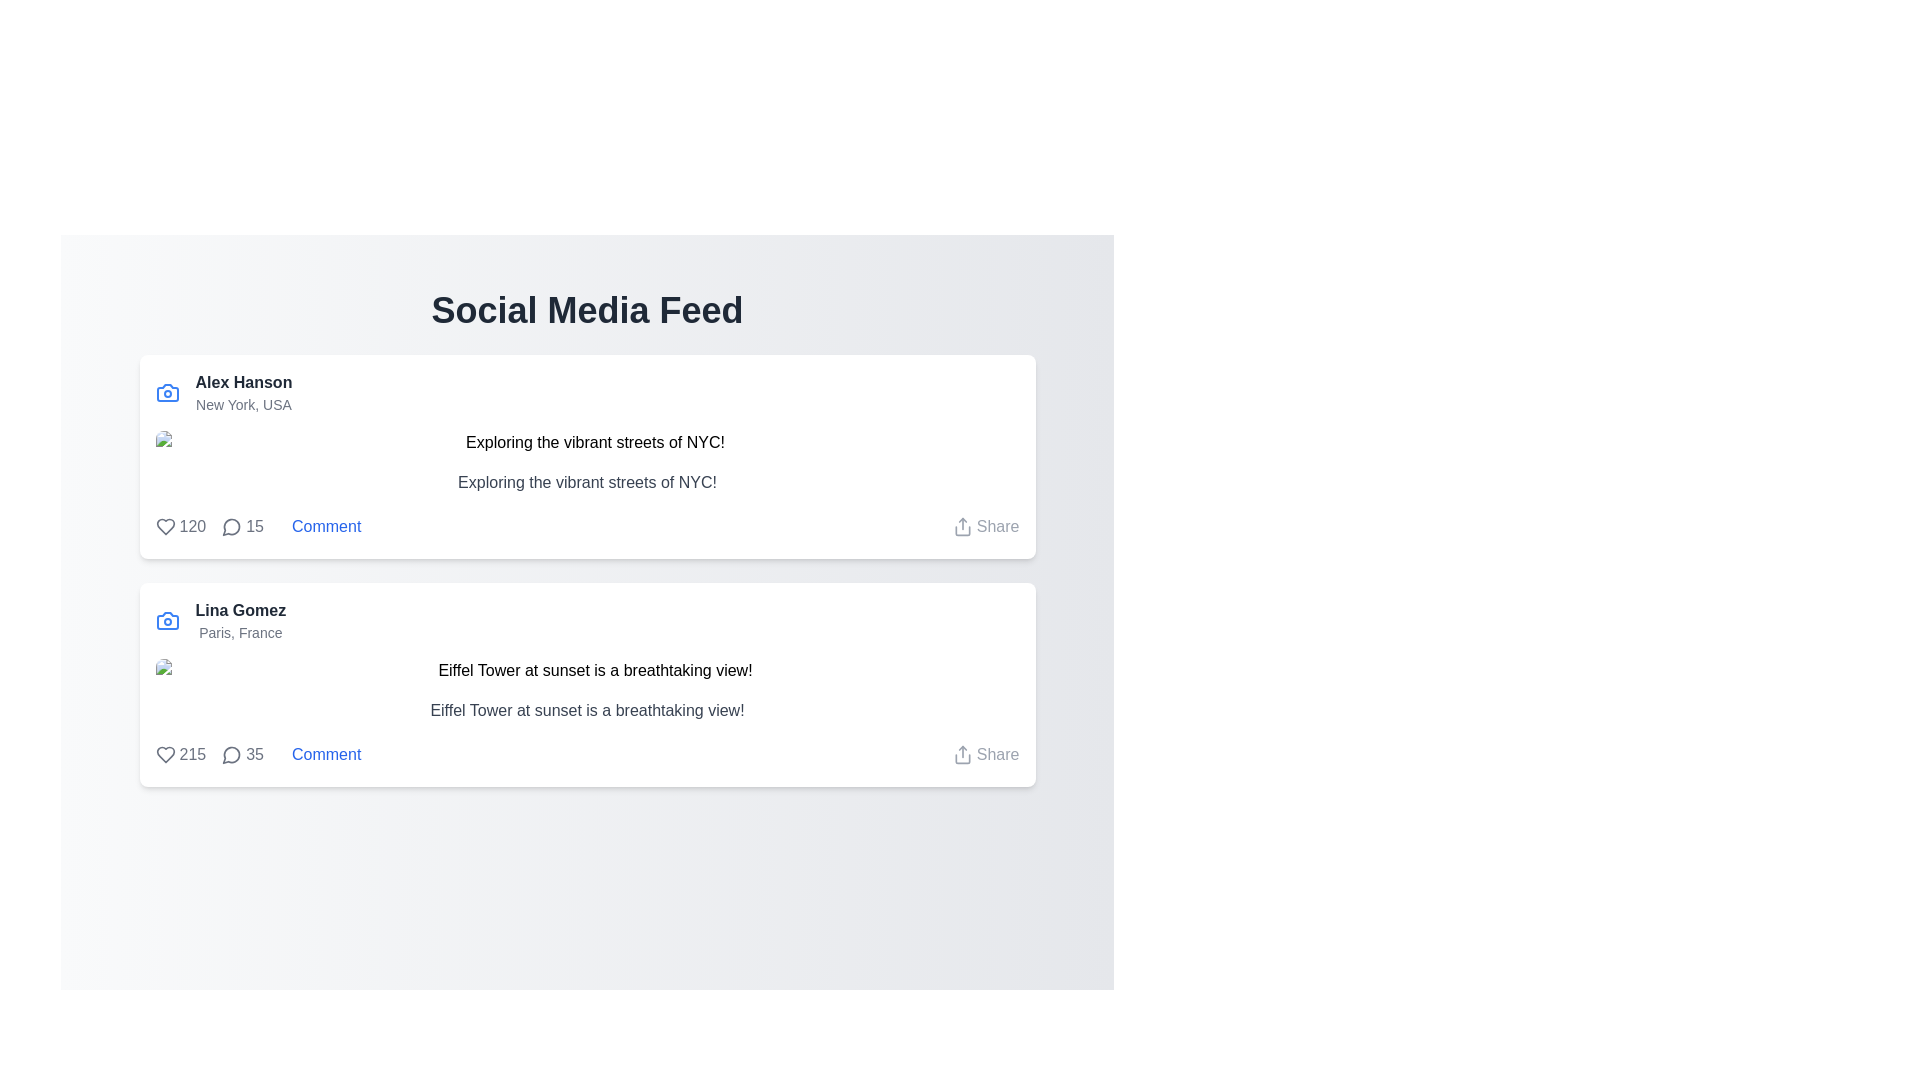 The height and width of the screenshot is (1080, 1920). I want to click on the small blue camera icon located at the start of the first social media post, preceding the text 'Alex Hanson' and 'New York, USA', so click(167, 393).